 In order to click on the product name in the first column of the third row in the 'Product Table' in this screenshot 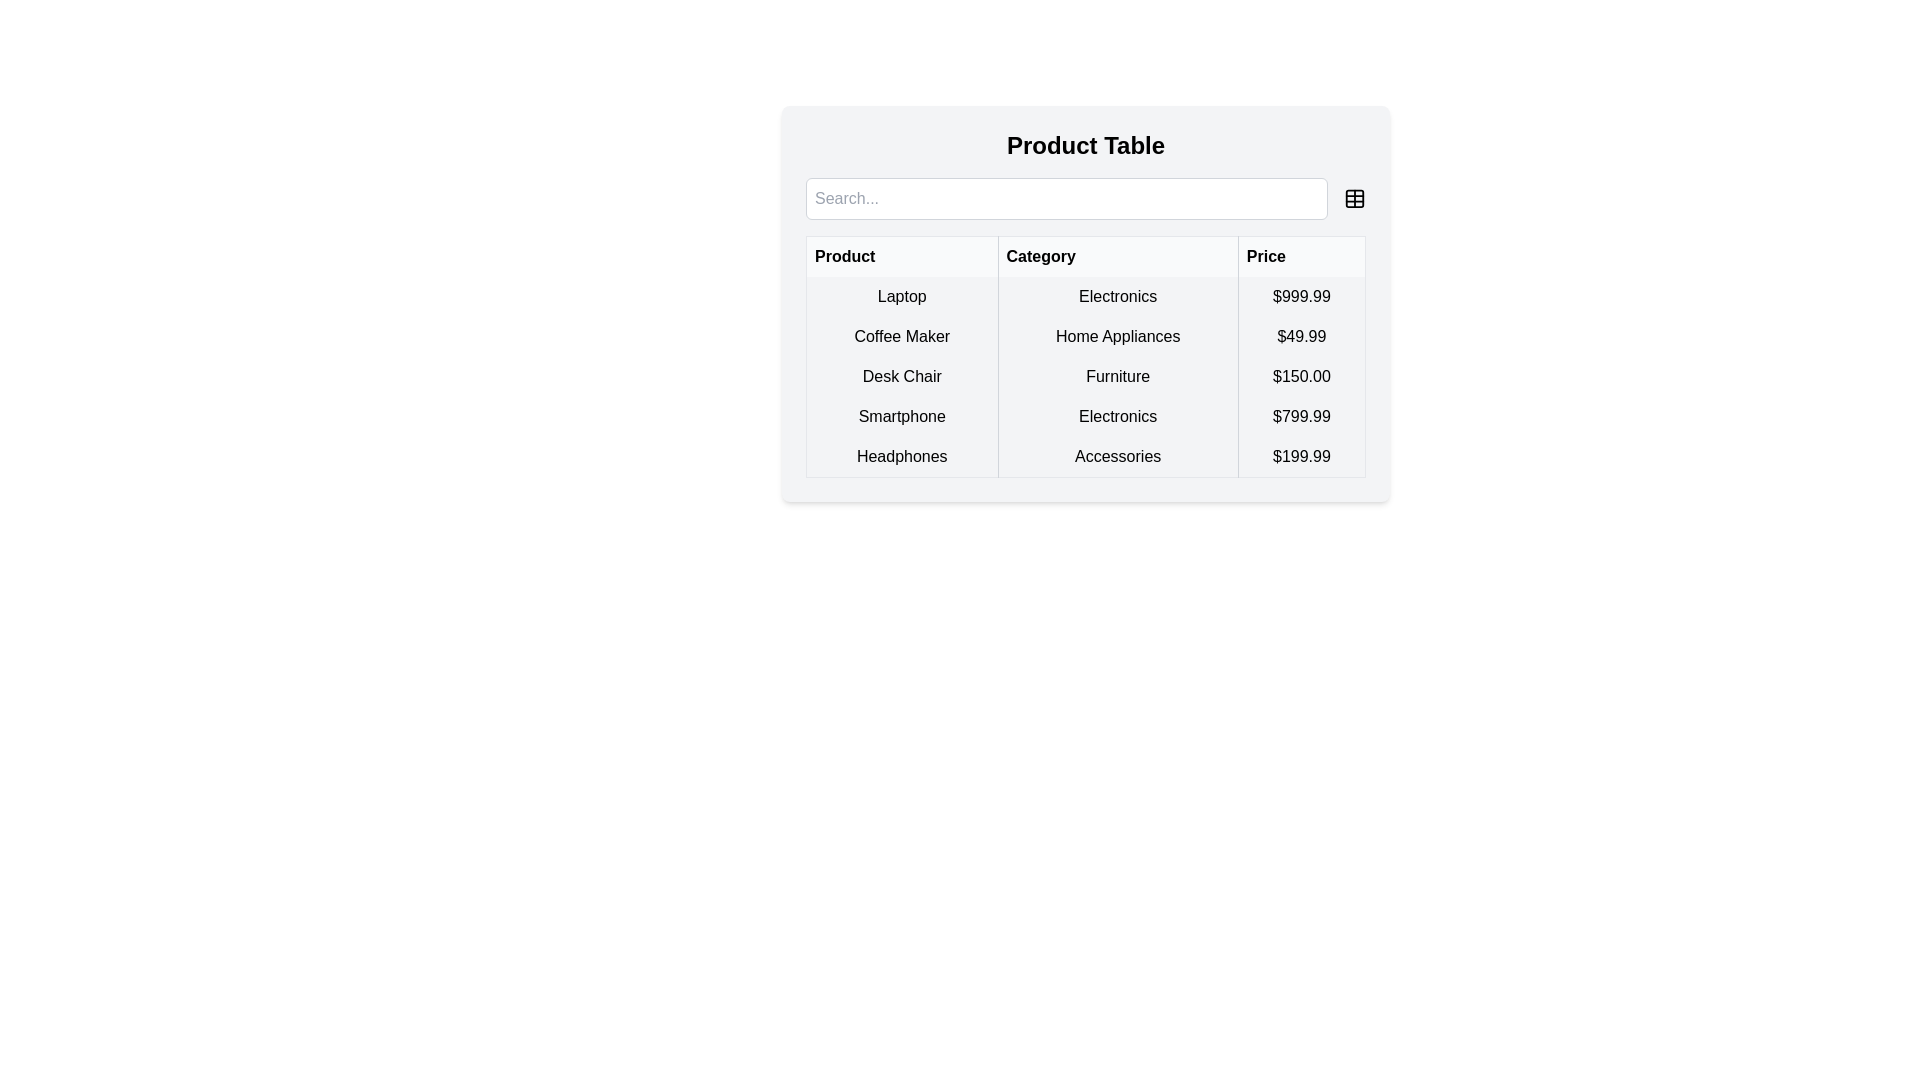, I will do `click(901, 377)`.